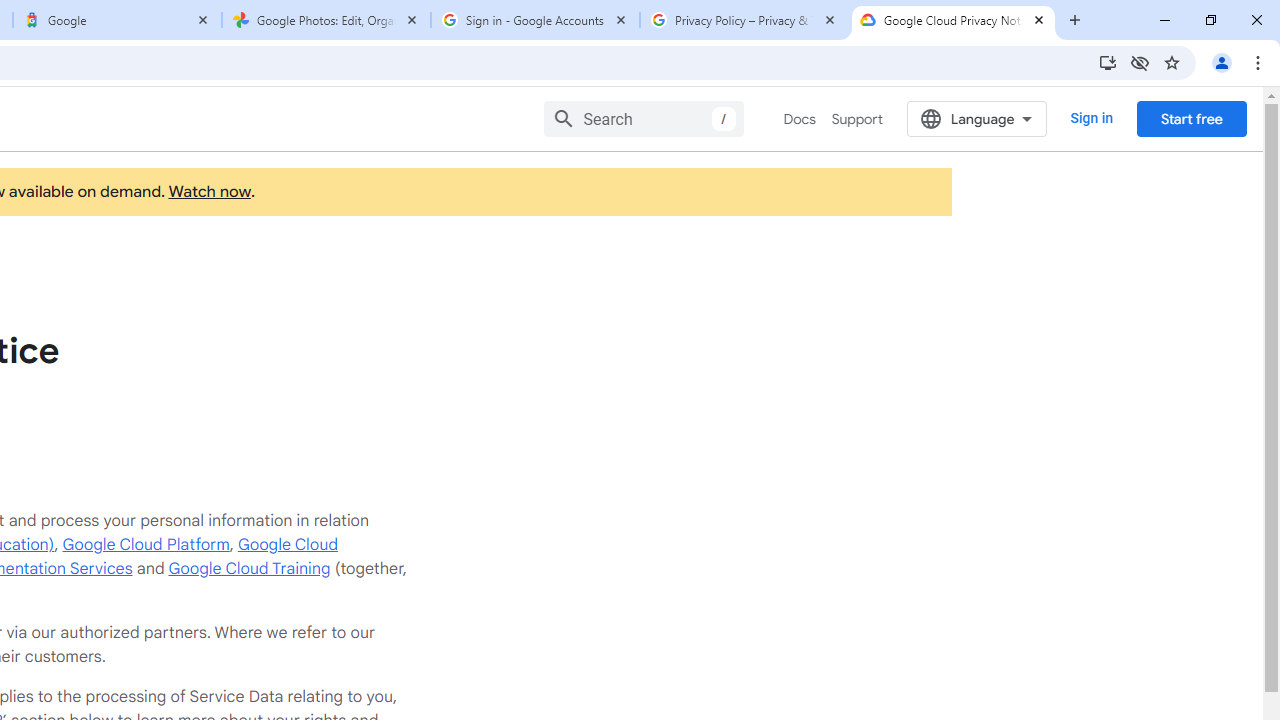 This screenshot has width=1280, height=720. Describe the element at coordinates (209, 192) in the screenshot. I see `'Watch now'` at that location.